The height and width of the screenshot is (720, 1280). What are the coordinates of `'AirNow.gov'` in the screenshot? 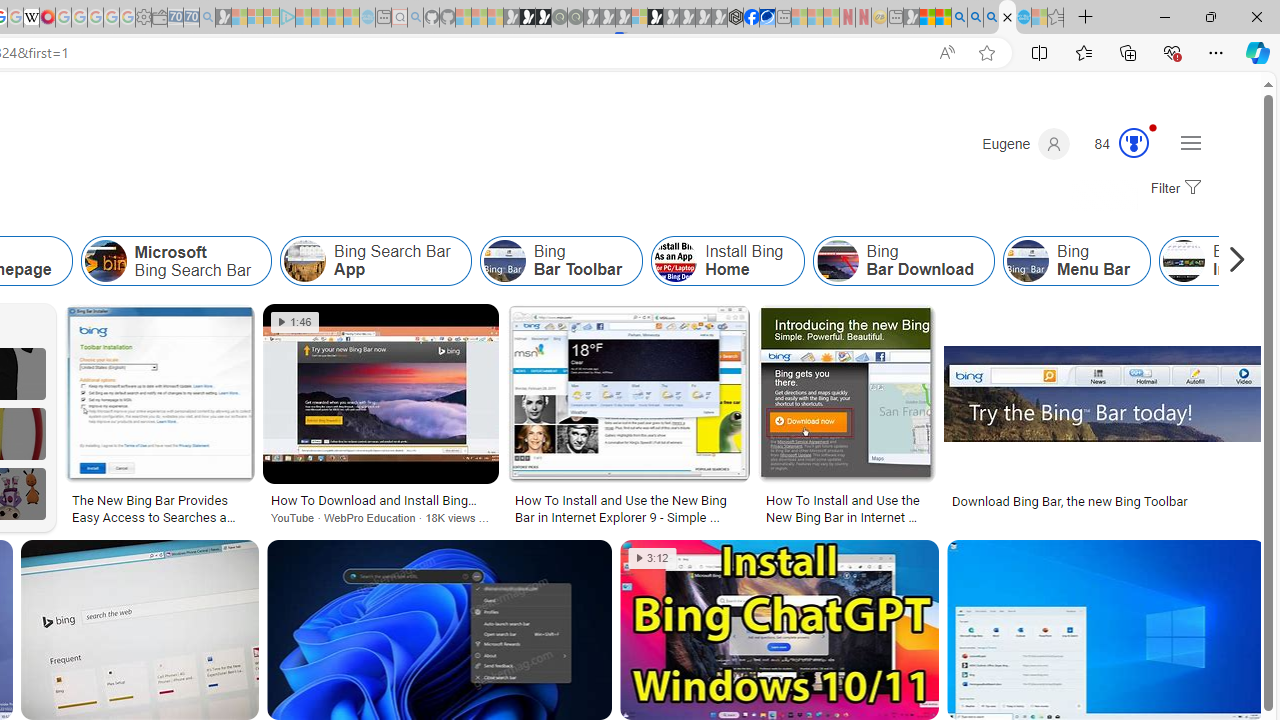 It's located at (766, 17).